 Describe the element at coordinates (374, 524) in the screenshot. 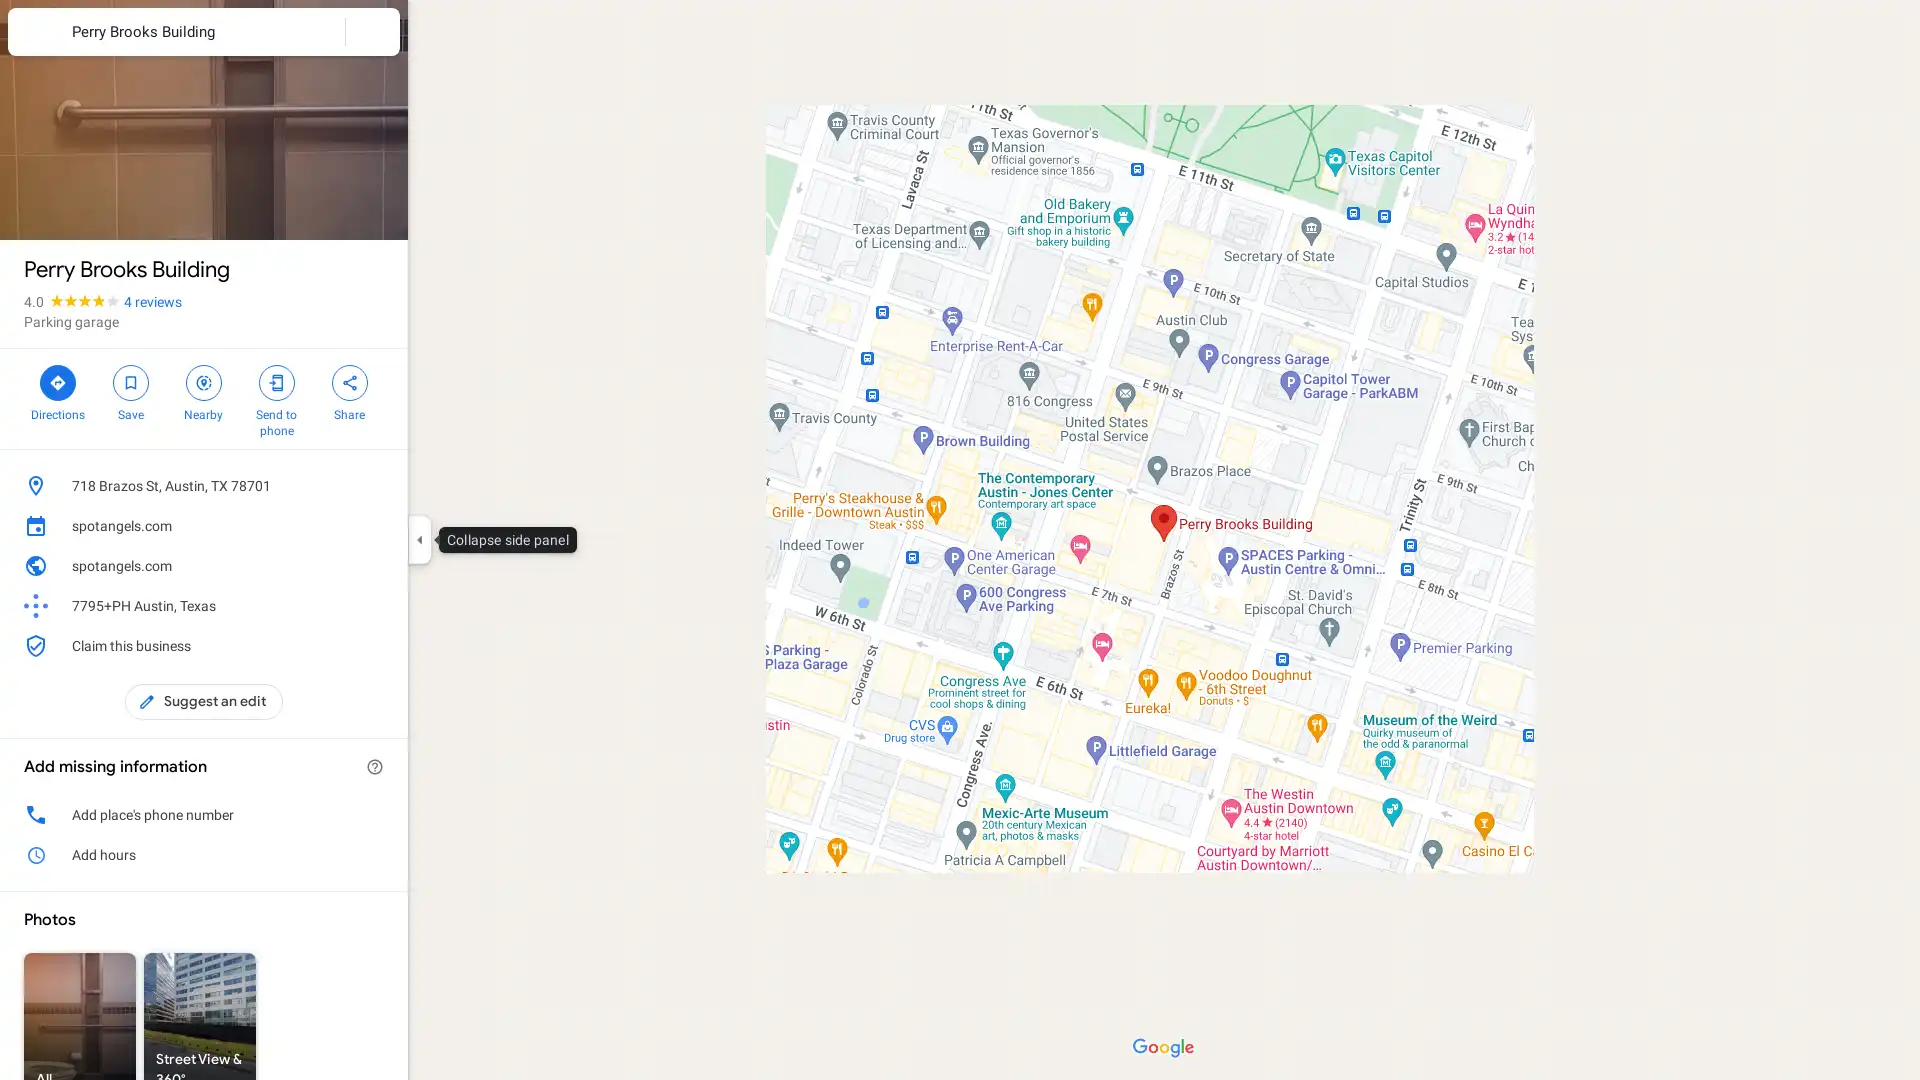

I see `Open booking link` at that location.